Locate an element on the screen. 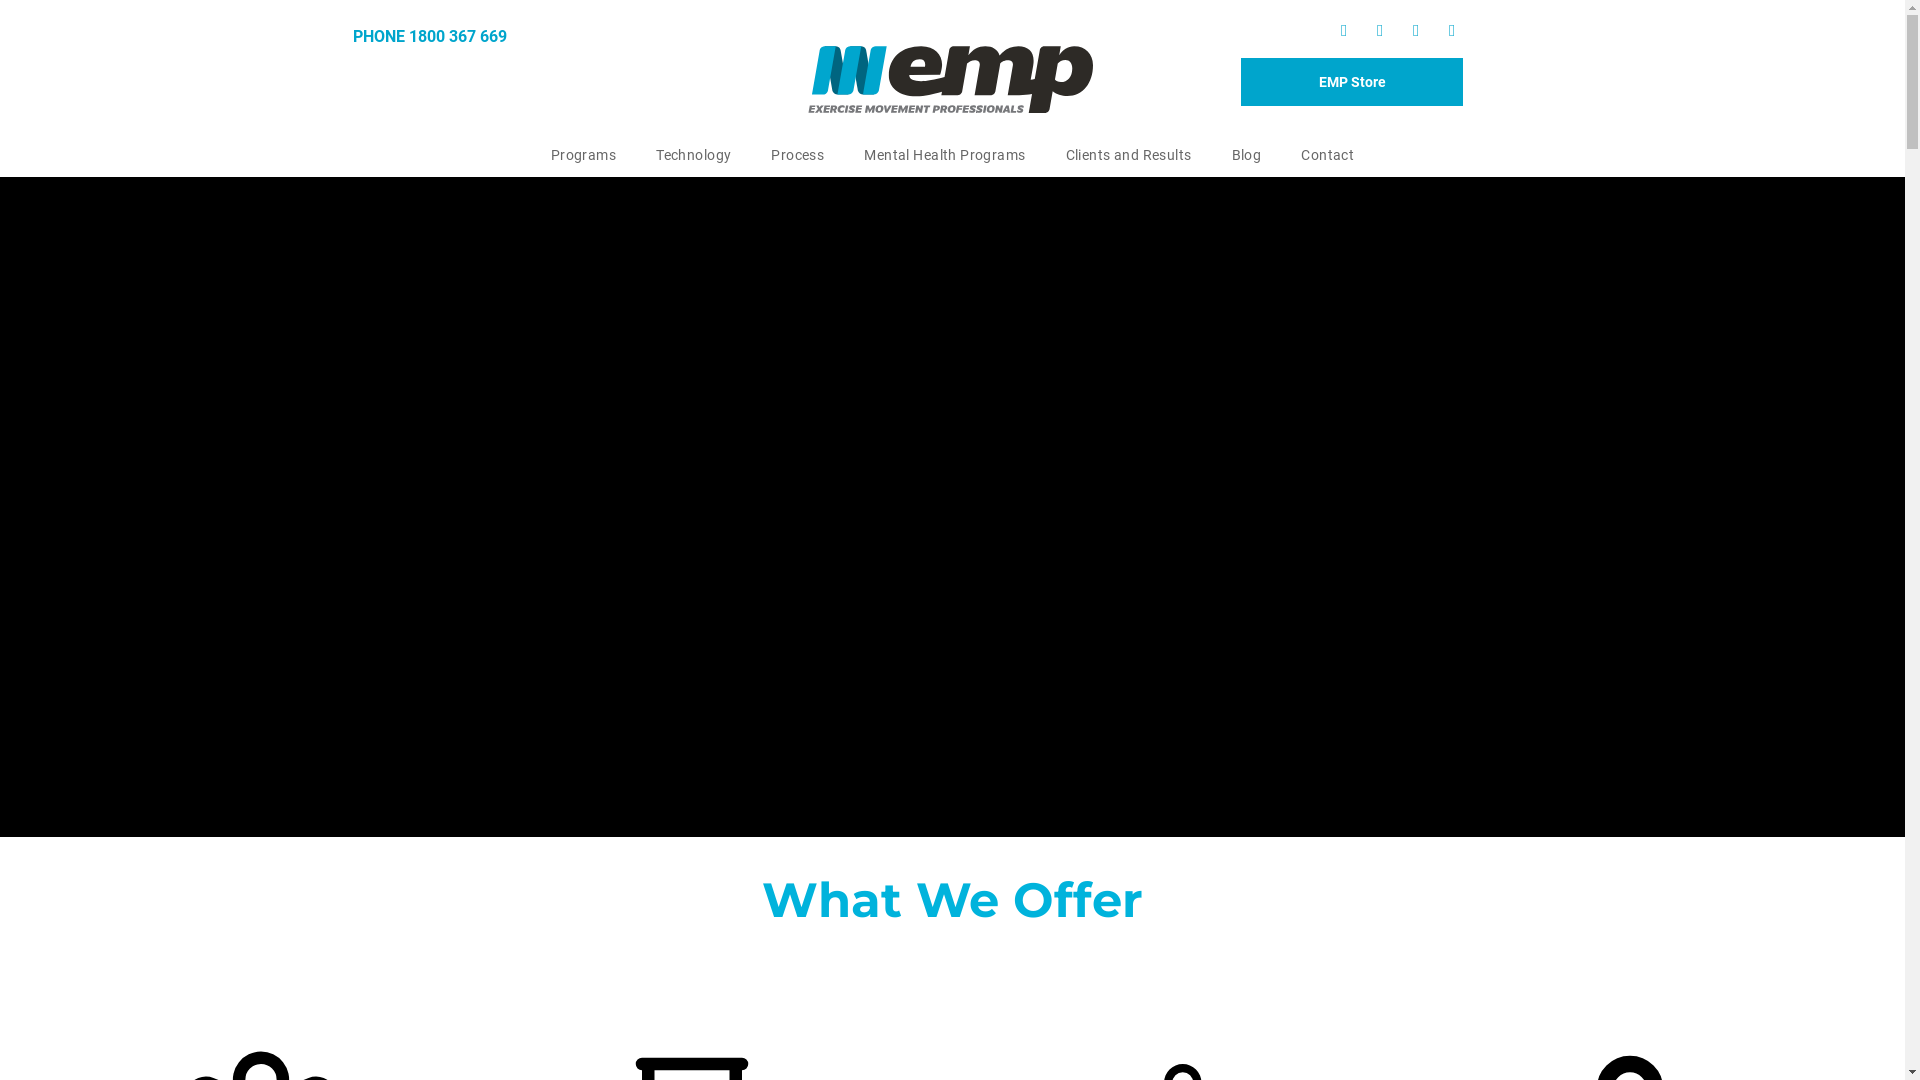 The width and height of the screenshot is (1920, 1080). 'Process' is located at coordinates (796, 154).